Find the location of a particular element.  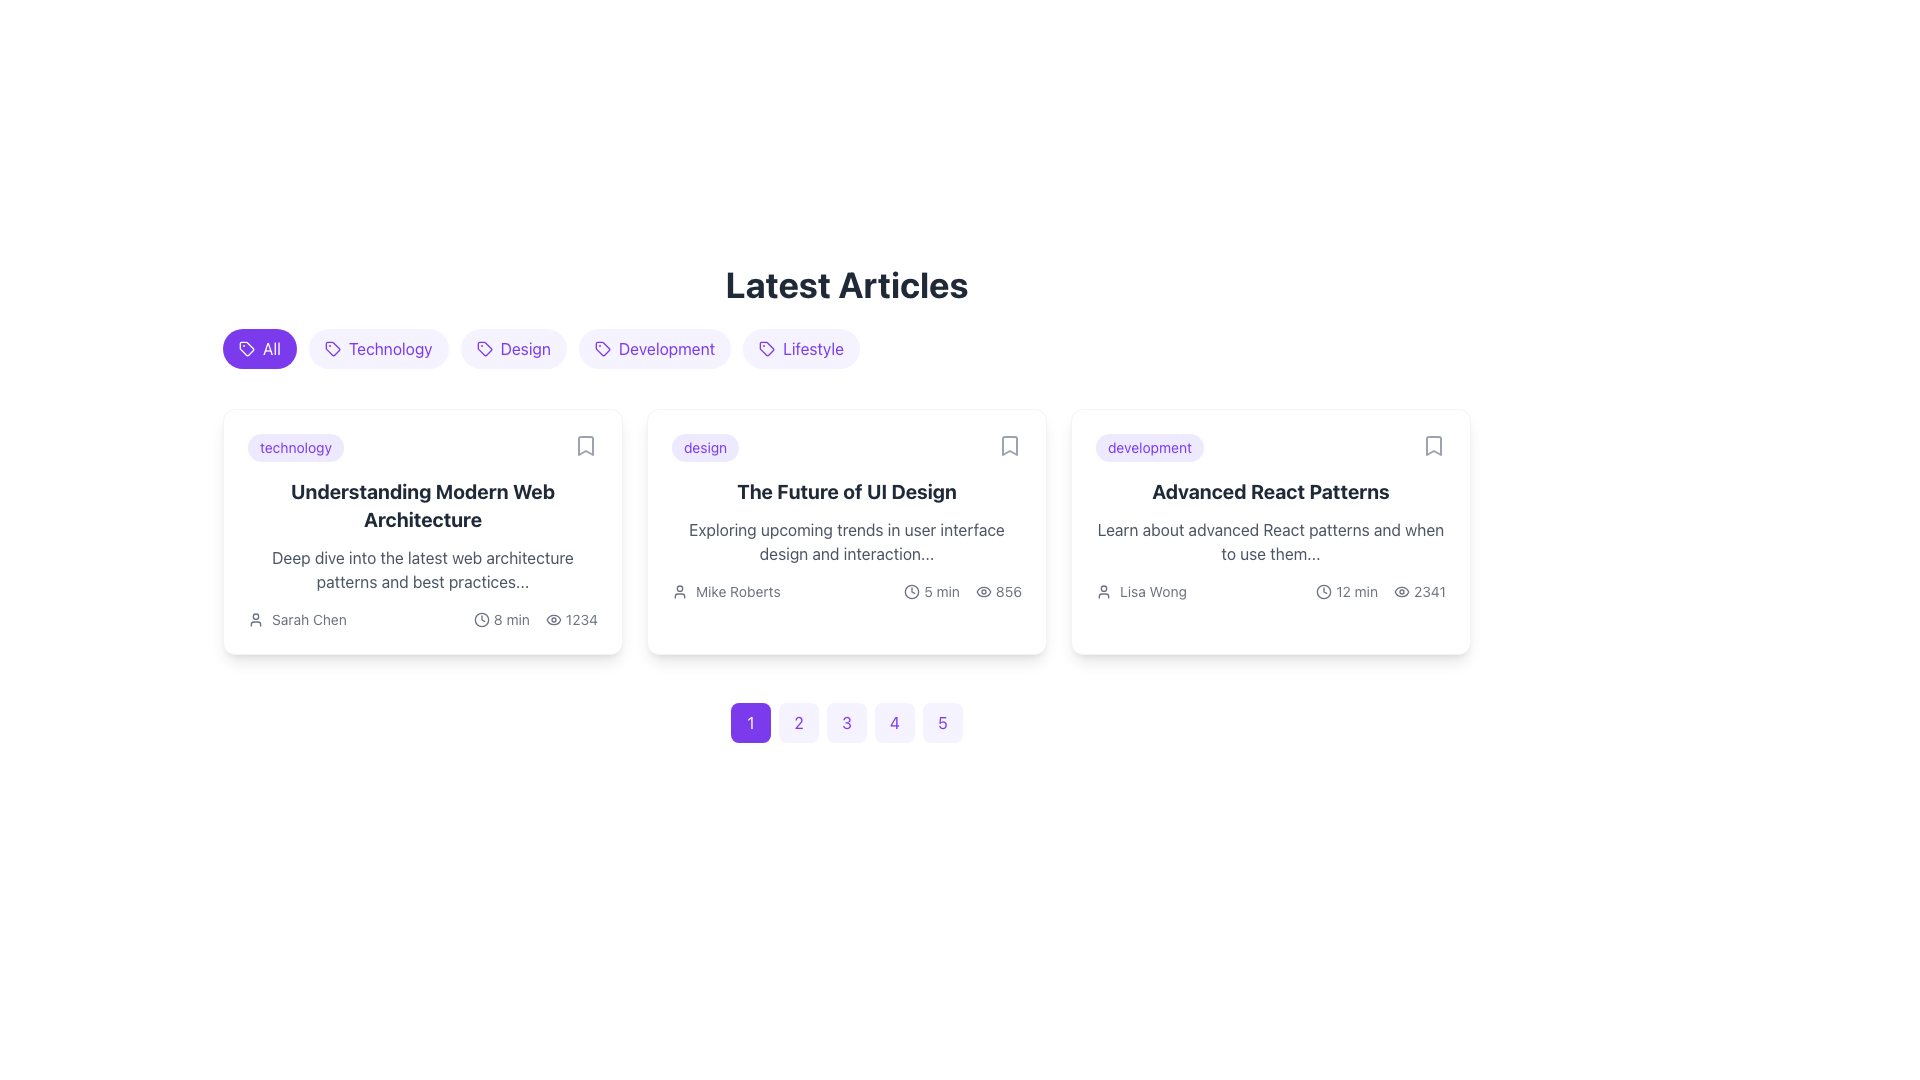

the Text with Icon displaying the number '2341' next to an eye-shaped icon located at the bottom-right section of the last article card titled 'Advanced React Patterns' is located at coordinates (1419, 590).